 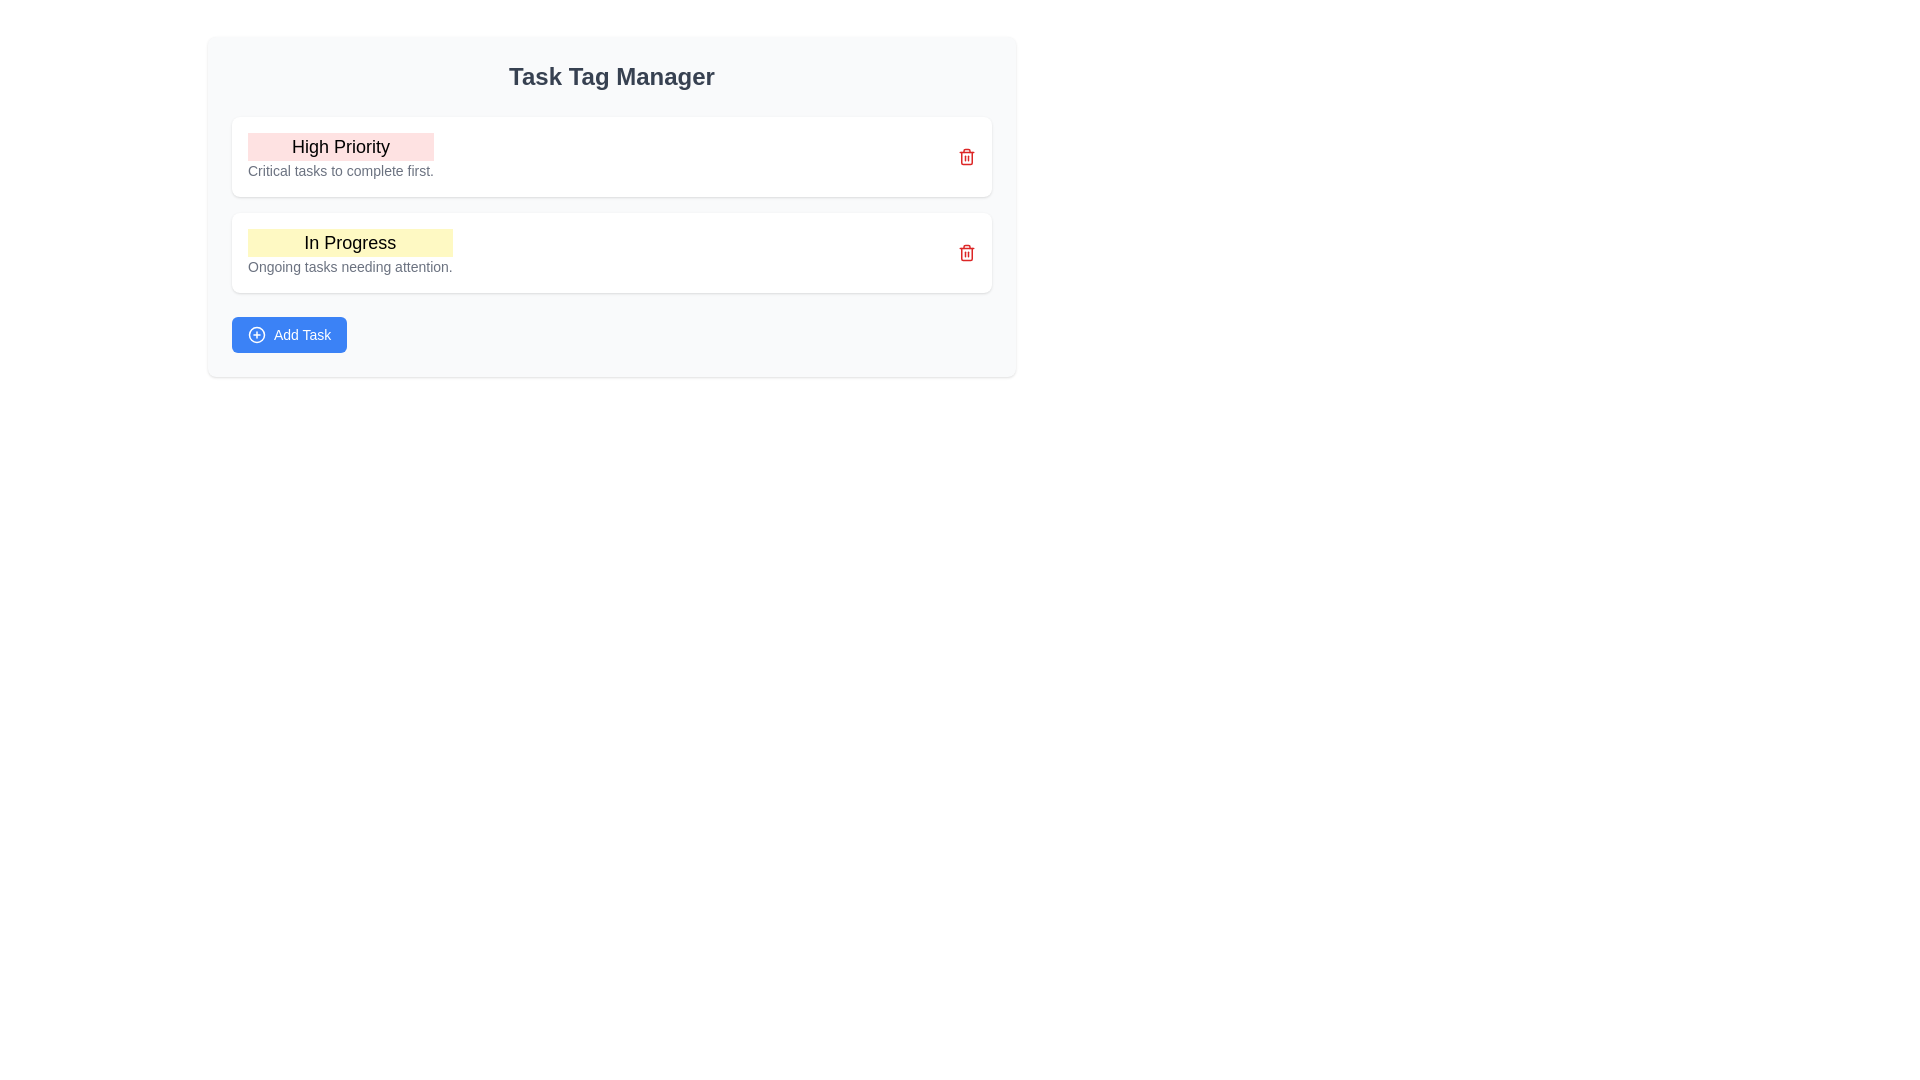 What do you see at coordinates (340, 145) in the screenshot?
I see `the text label with the content 'High Priority' that is styled with a larger font size and bold weight, featuring a light red background, located at the top of its section under the 'Task Tag Manager' heading` at bounding box center [340, 145].